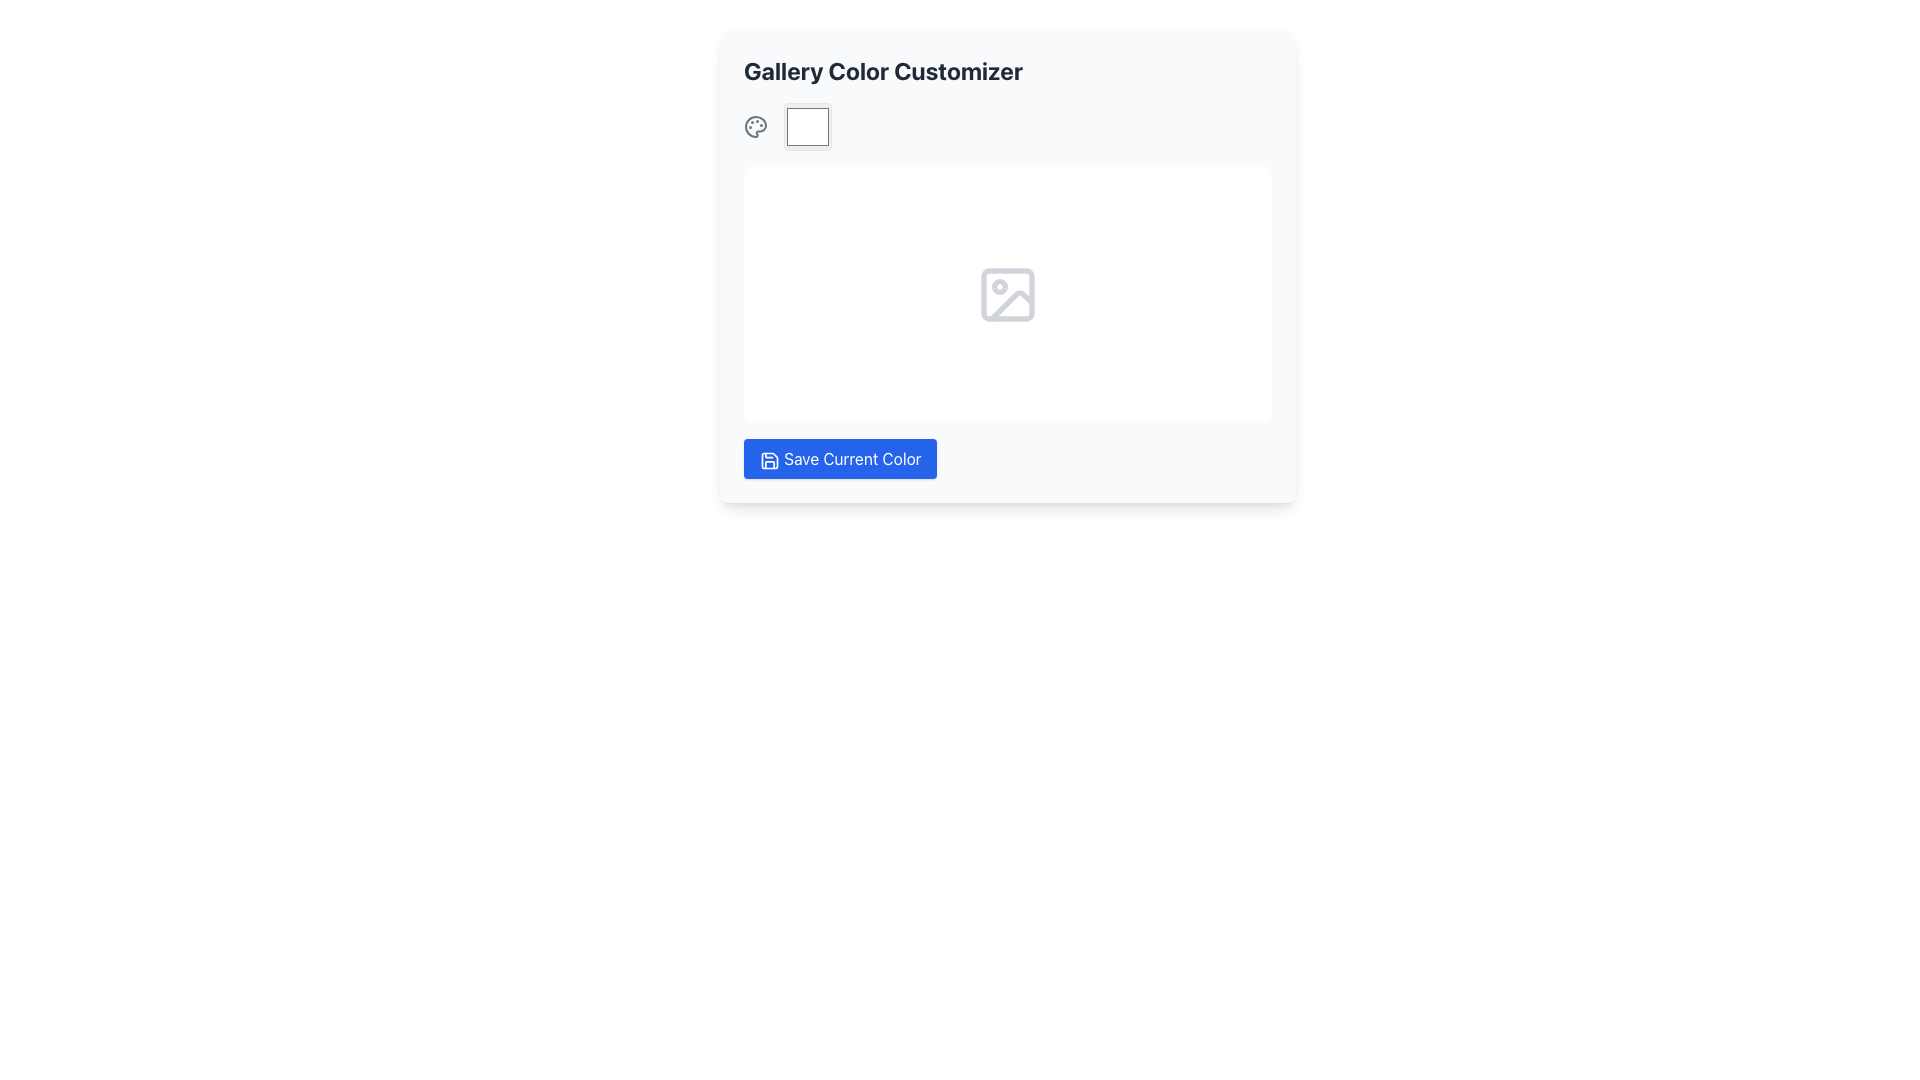 The height and width of the screenshot is (1080, 1920). What do you see at coordinates (754, 127) in the screenshot?
I see `the artistic palette icon located in the 'Gallery Color Customizer' panel` at bounding box center [754, 127].